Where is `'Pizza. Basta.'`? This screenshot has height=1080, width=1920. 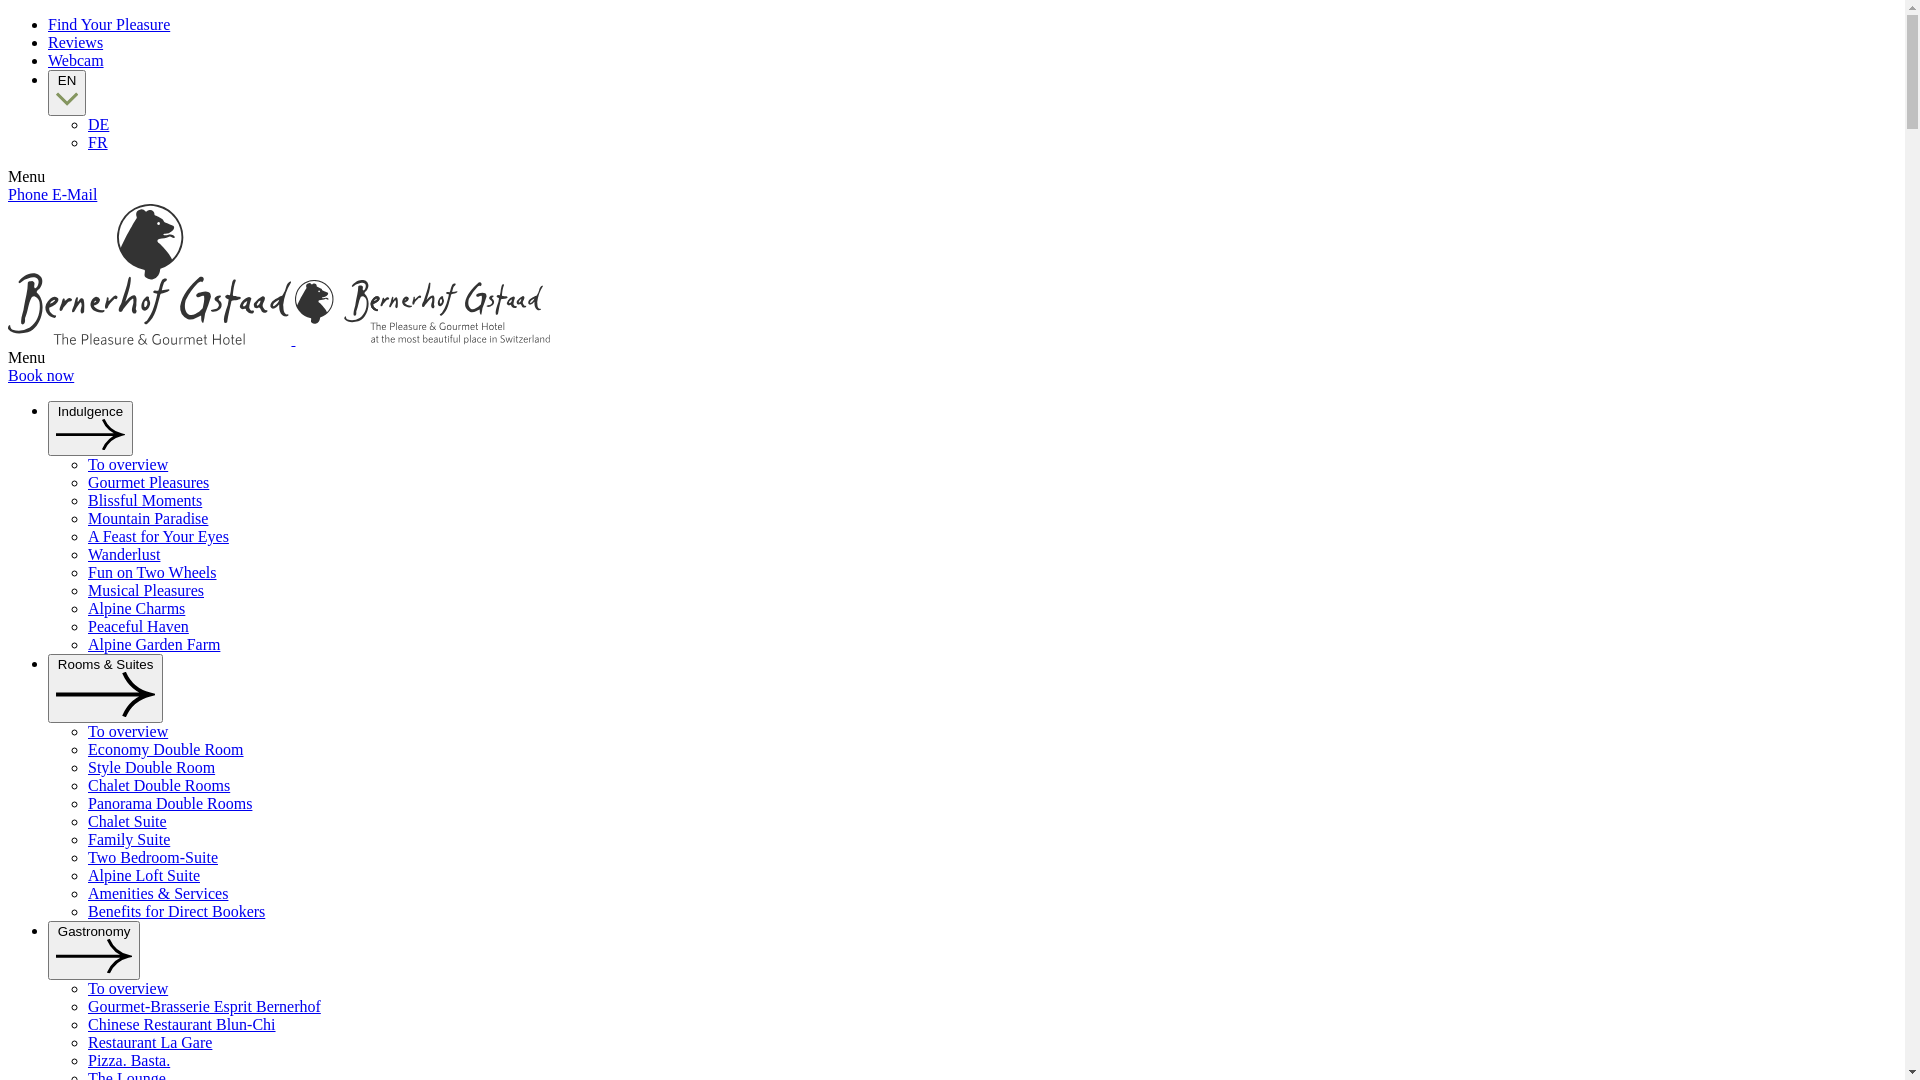 'Pizza. Basta.' is located at coordinates (128, 1059).